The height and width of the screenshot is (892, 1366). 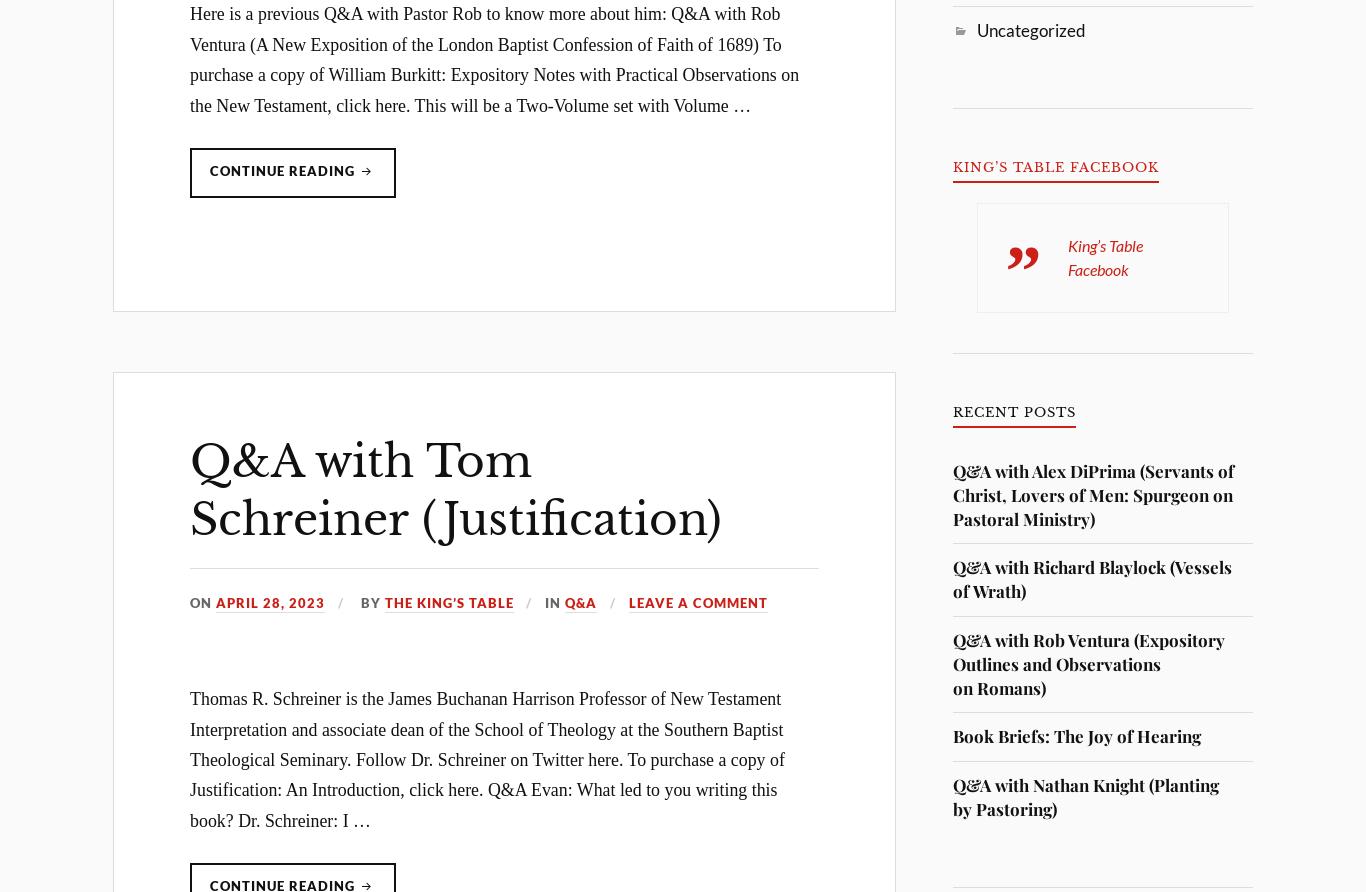 What do you see at coordinates (1014, 411) in the screenshot?
I see `'Recent Posts'` at bounding box center [1014, 411].